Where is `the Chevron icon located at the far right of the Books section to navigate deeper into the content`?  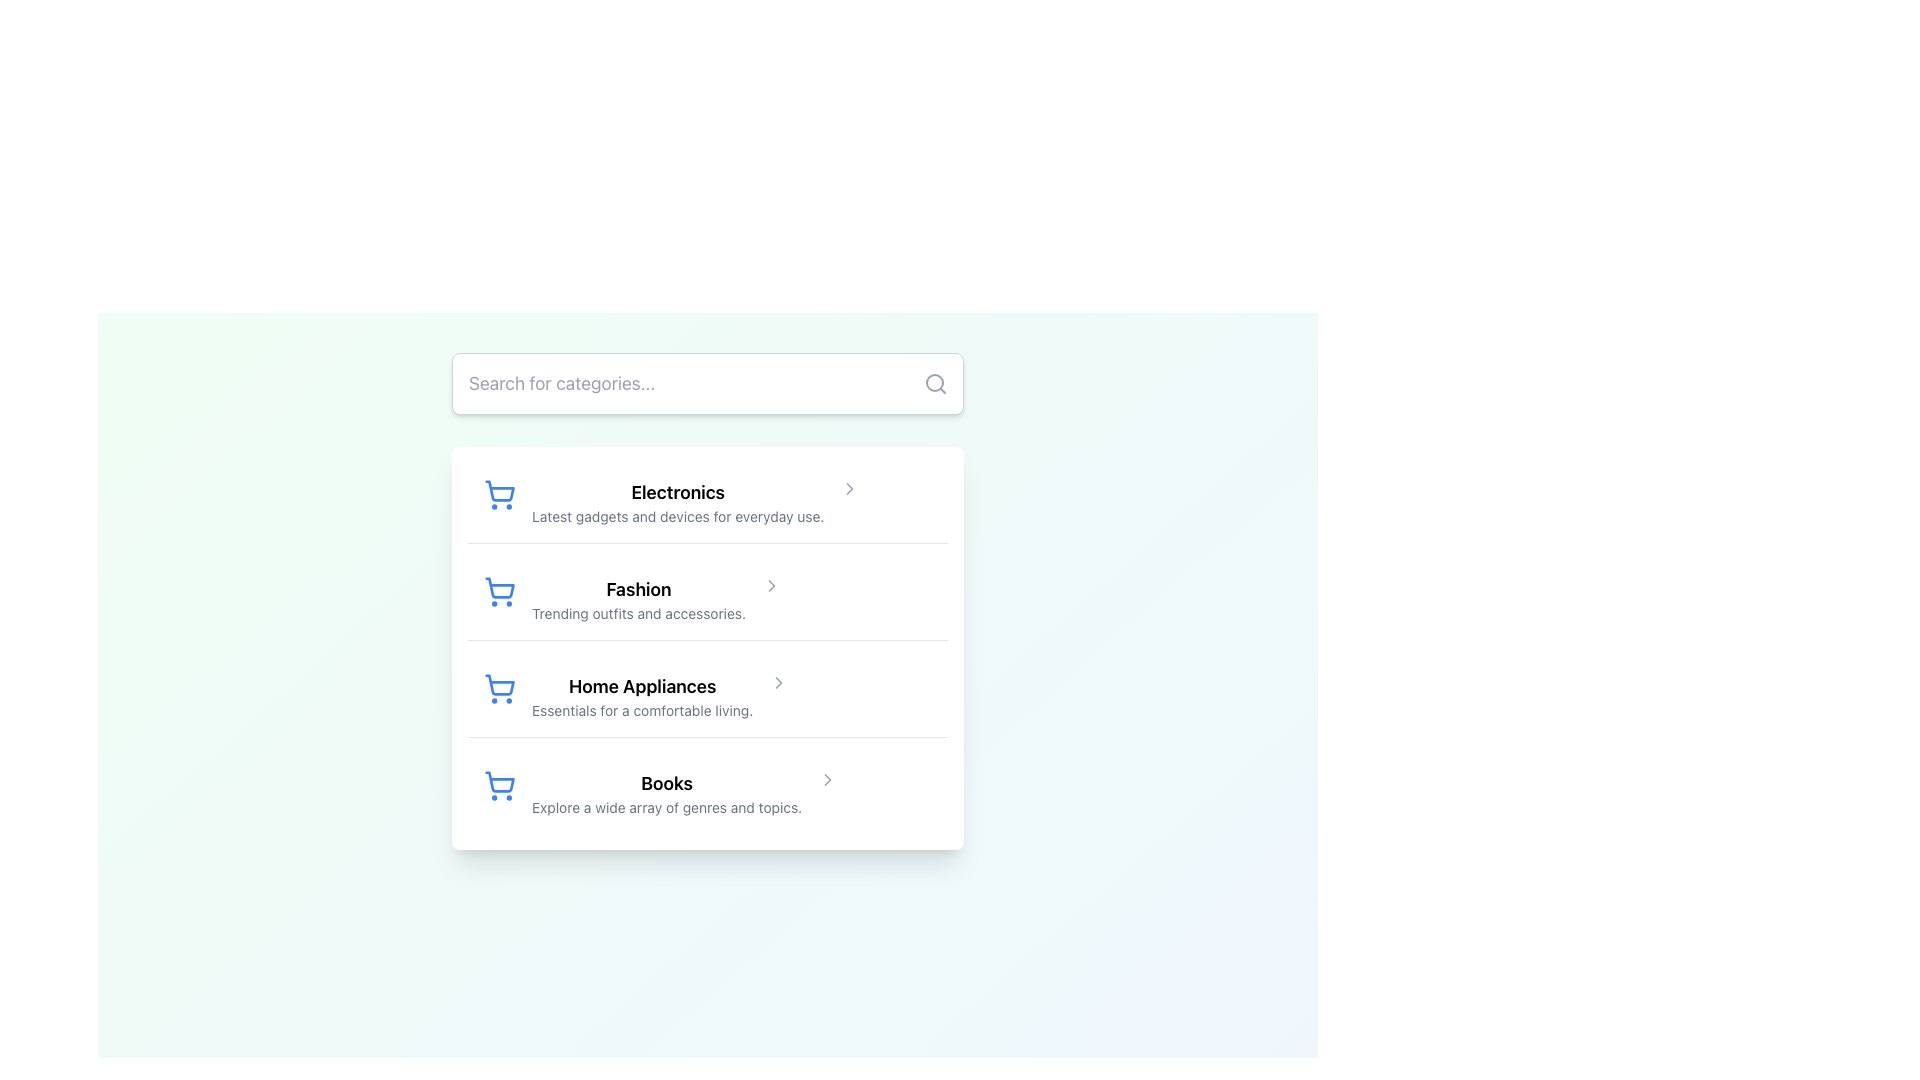 the Chevron icon located at the far right of the Books section to navigate deeper into the content is located at coordinates (828, 778).